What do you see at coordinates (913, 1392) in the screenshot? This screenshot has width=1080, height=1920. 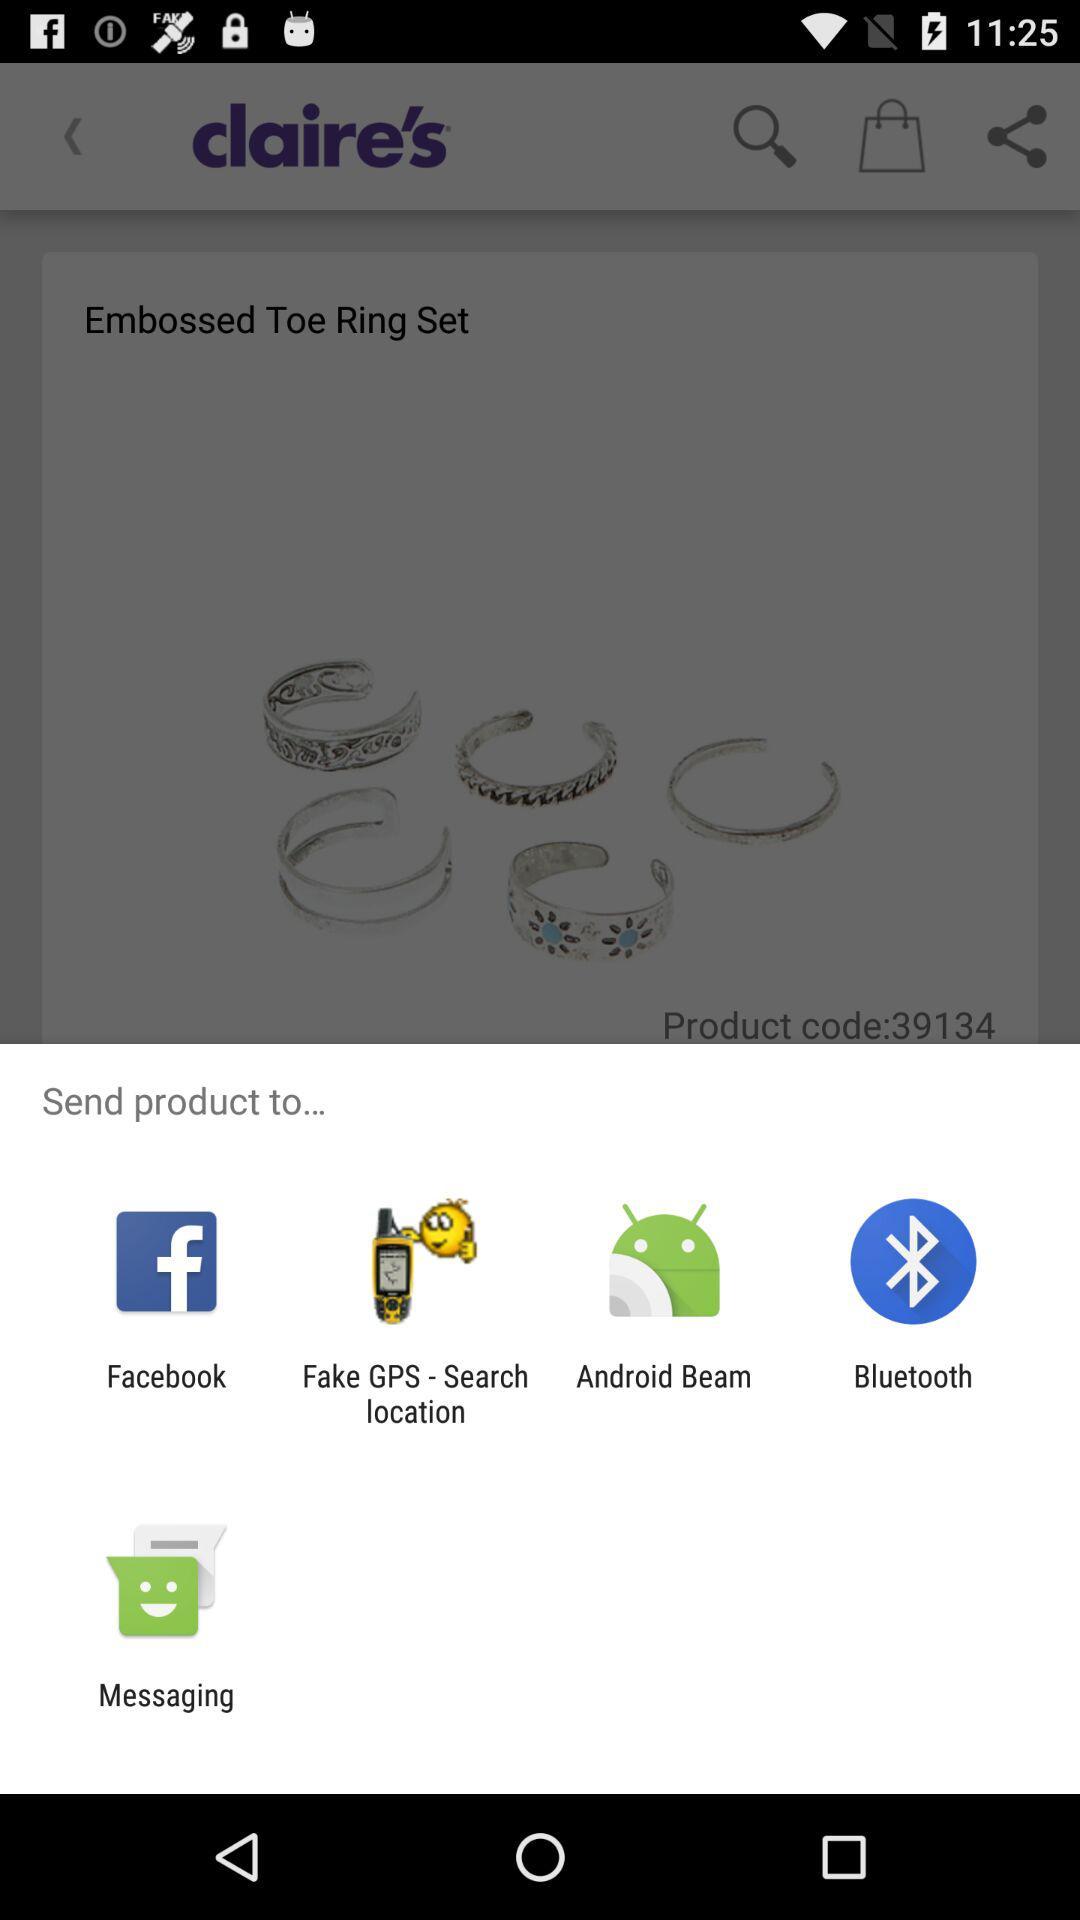 I see `the bluetooth at the bottom right corner` at bounding box center [913, 1392].